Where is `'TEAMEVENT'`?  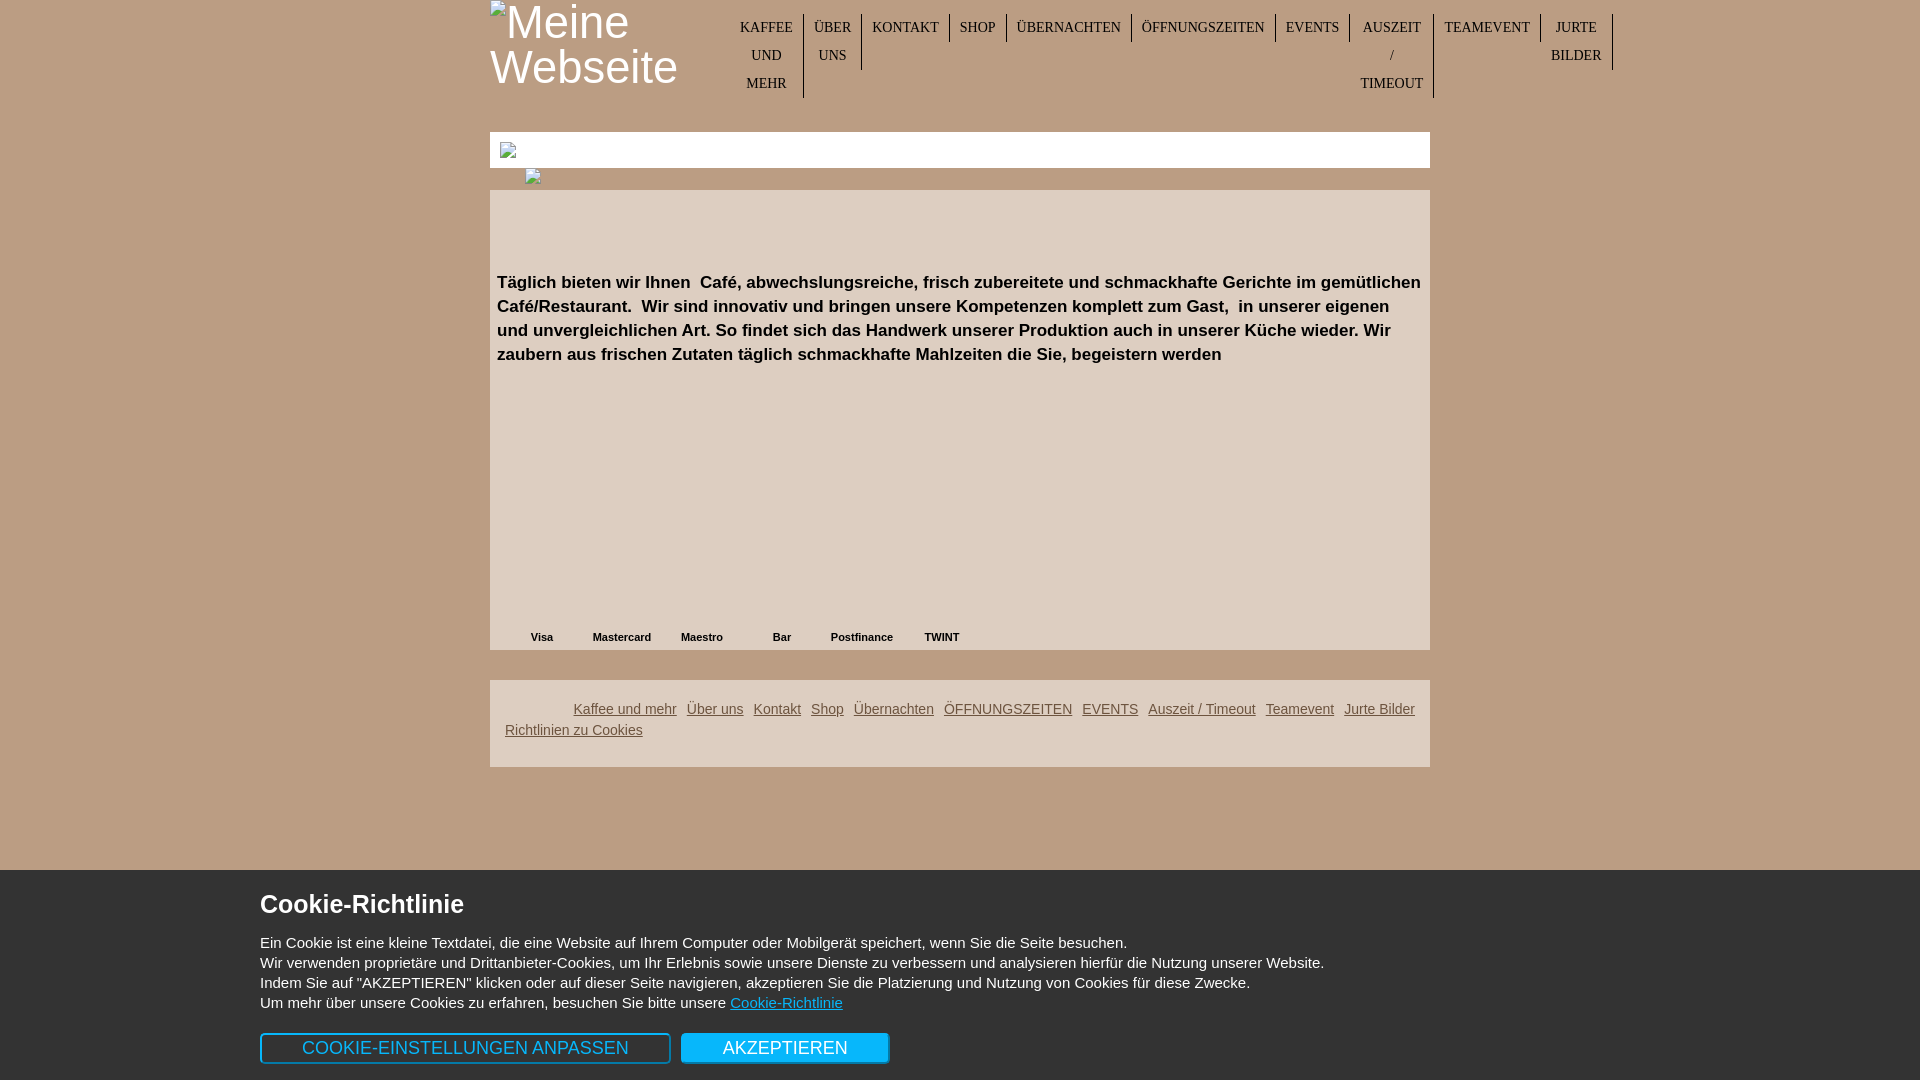
'TEAMEVENT' is located at coordinates (1487, 27).